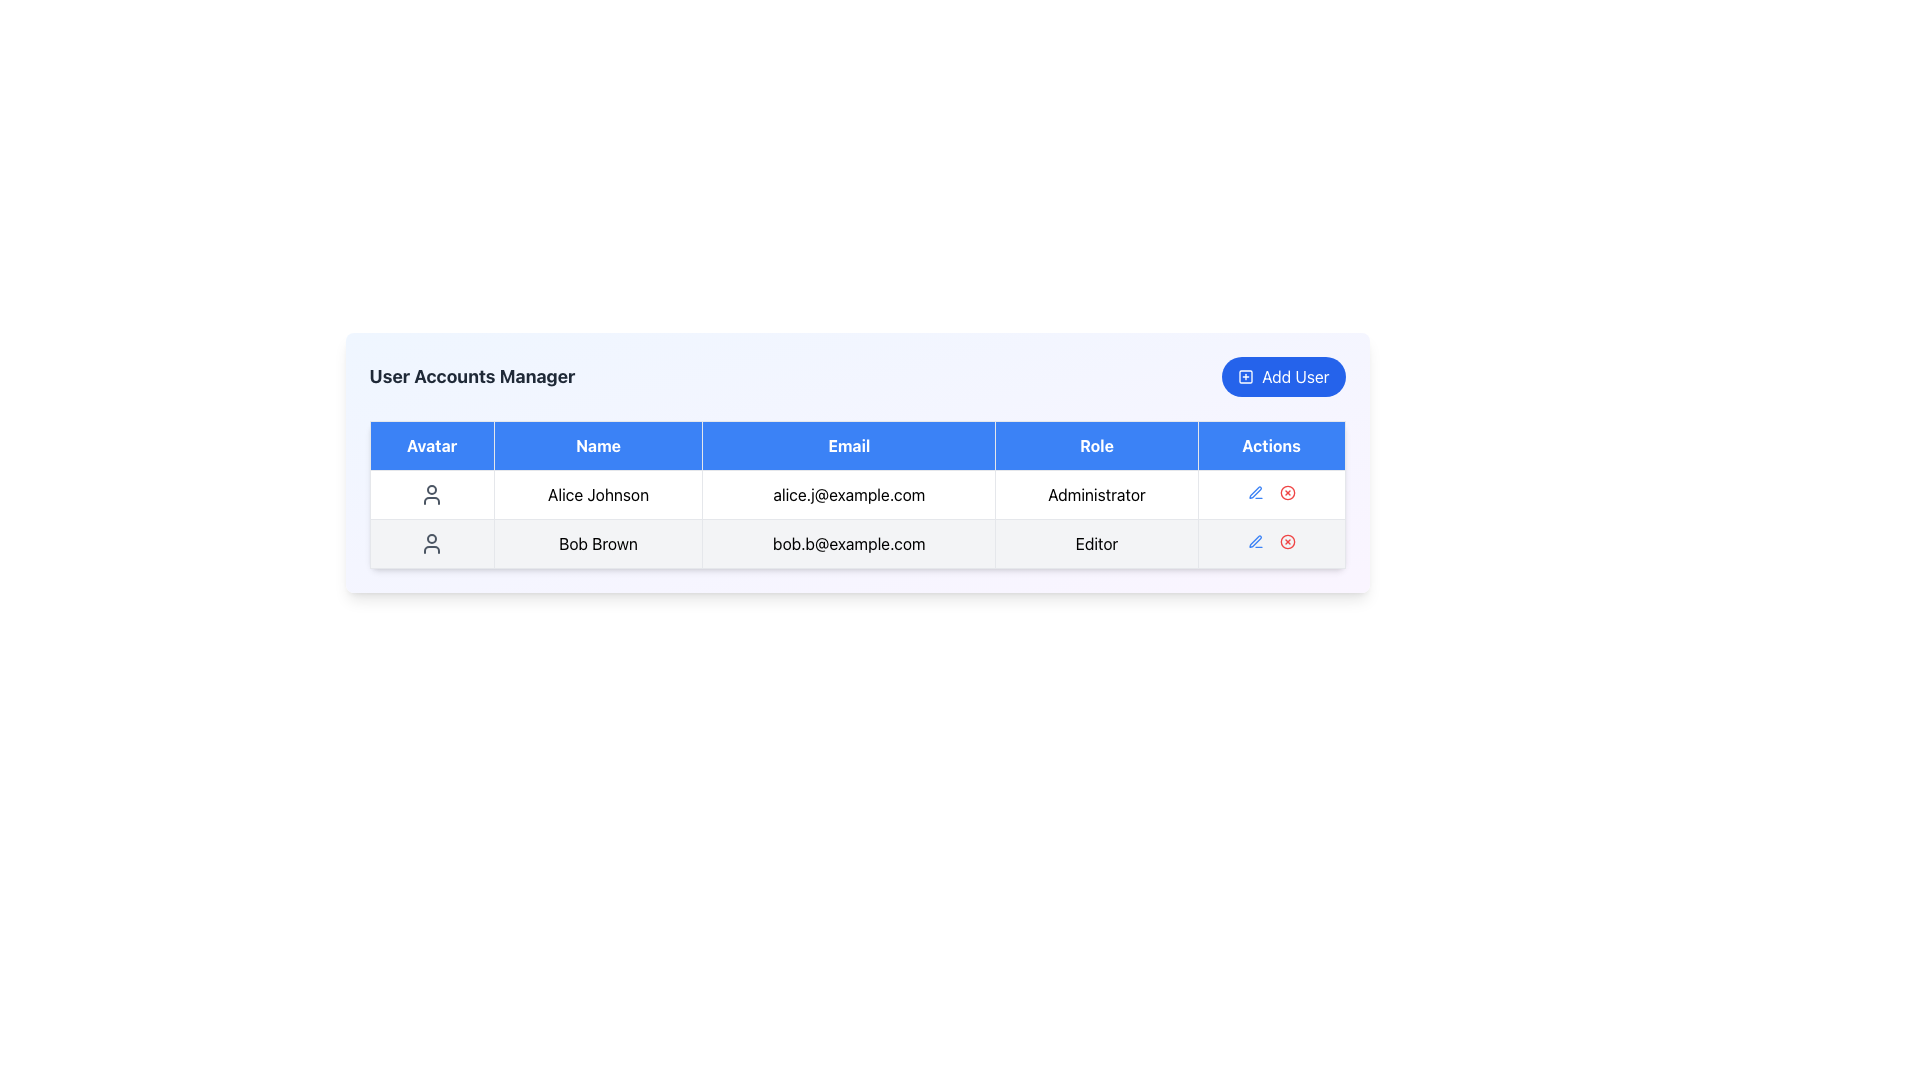 This screenshot has height=1080, width=1920. What do you see at coordinates (597, 494) in the screenshot?
I see `text content of the Text Label displaying 'Alice Johnson' located in the first row under the 'Name' column of the table` at bounding box center [597, 494].